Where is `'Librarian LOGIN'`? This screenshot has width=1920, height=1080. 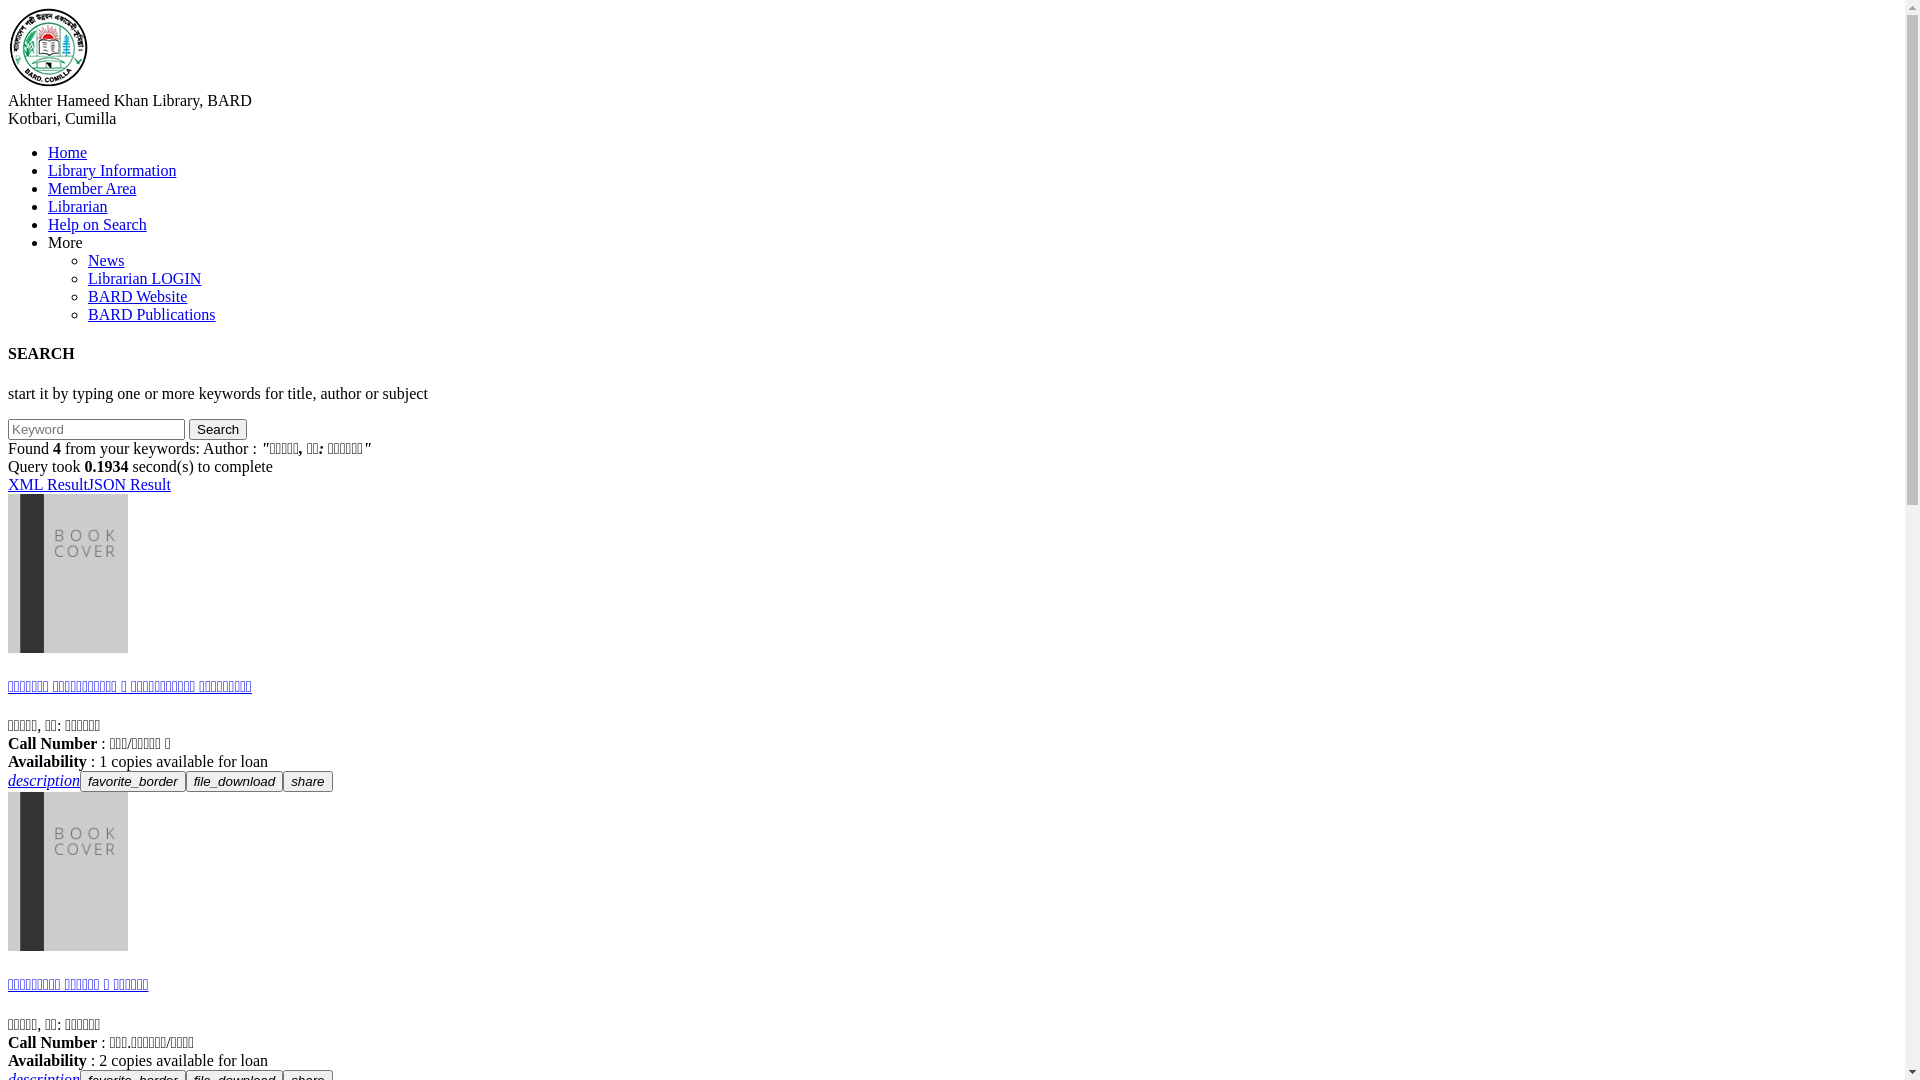
'Librarian LOGIN' is located at coordinates (143, 278).